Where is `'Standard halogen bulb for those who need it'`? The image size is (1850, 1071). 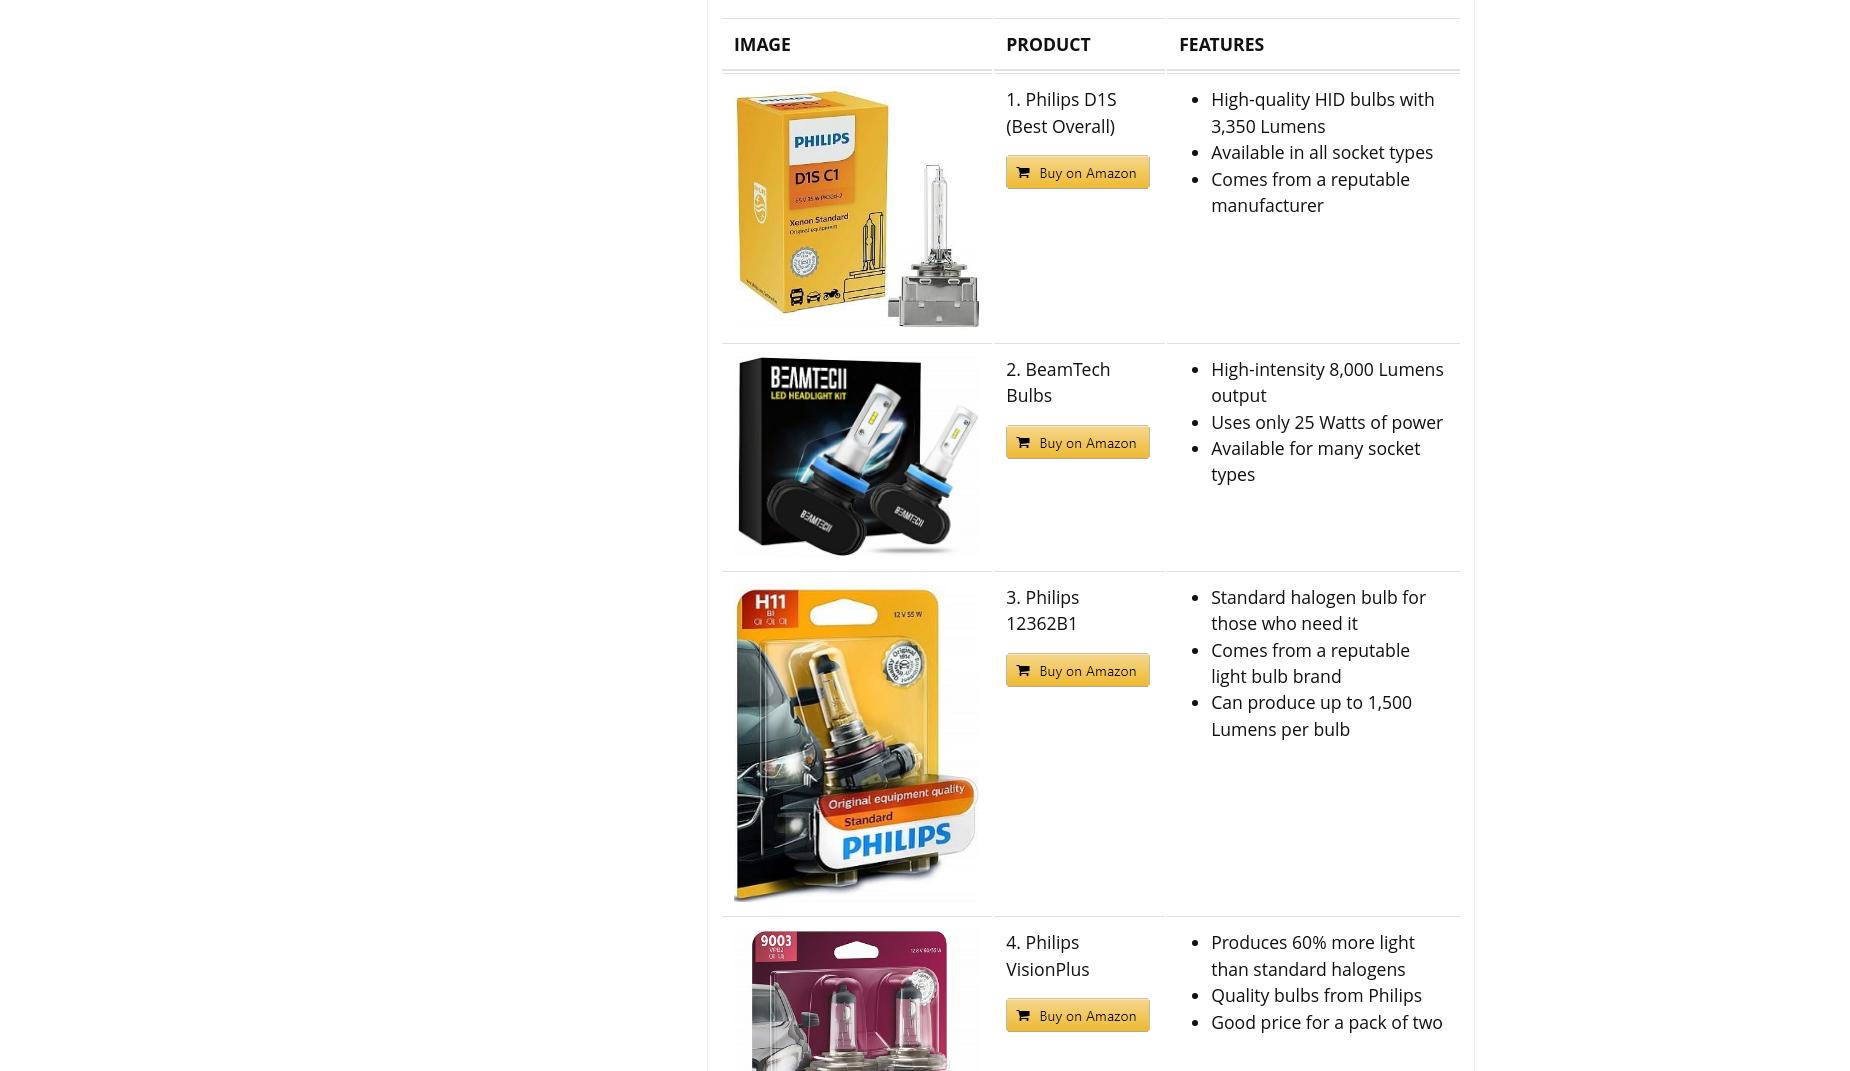
'Standard halogen bulb for those who need it' is located at coordinates (1210, 609).